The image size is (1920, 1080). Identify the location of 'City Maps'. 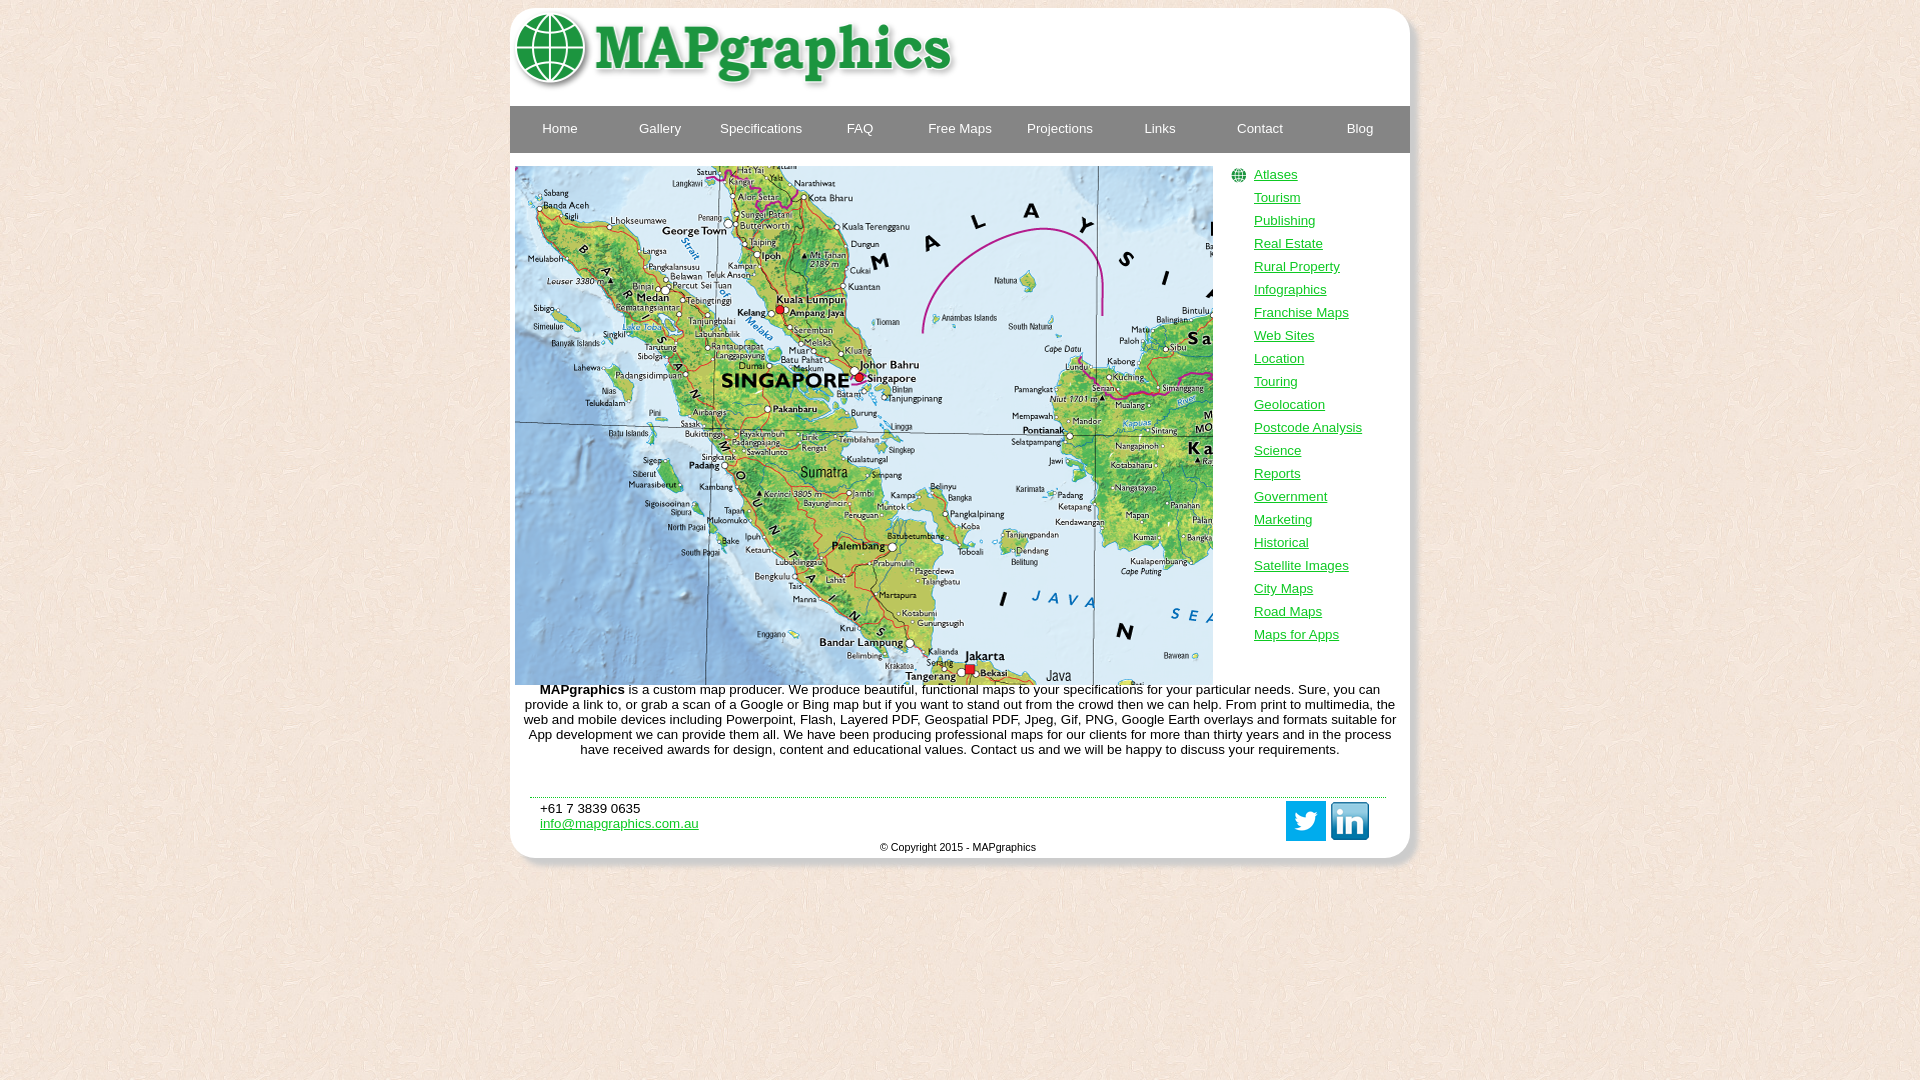
(1283, 587).